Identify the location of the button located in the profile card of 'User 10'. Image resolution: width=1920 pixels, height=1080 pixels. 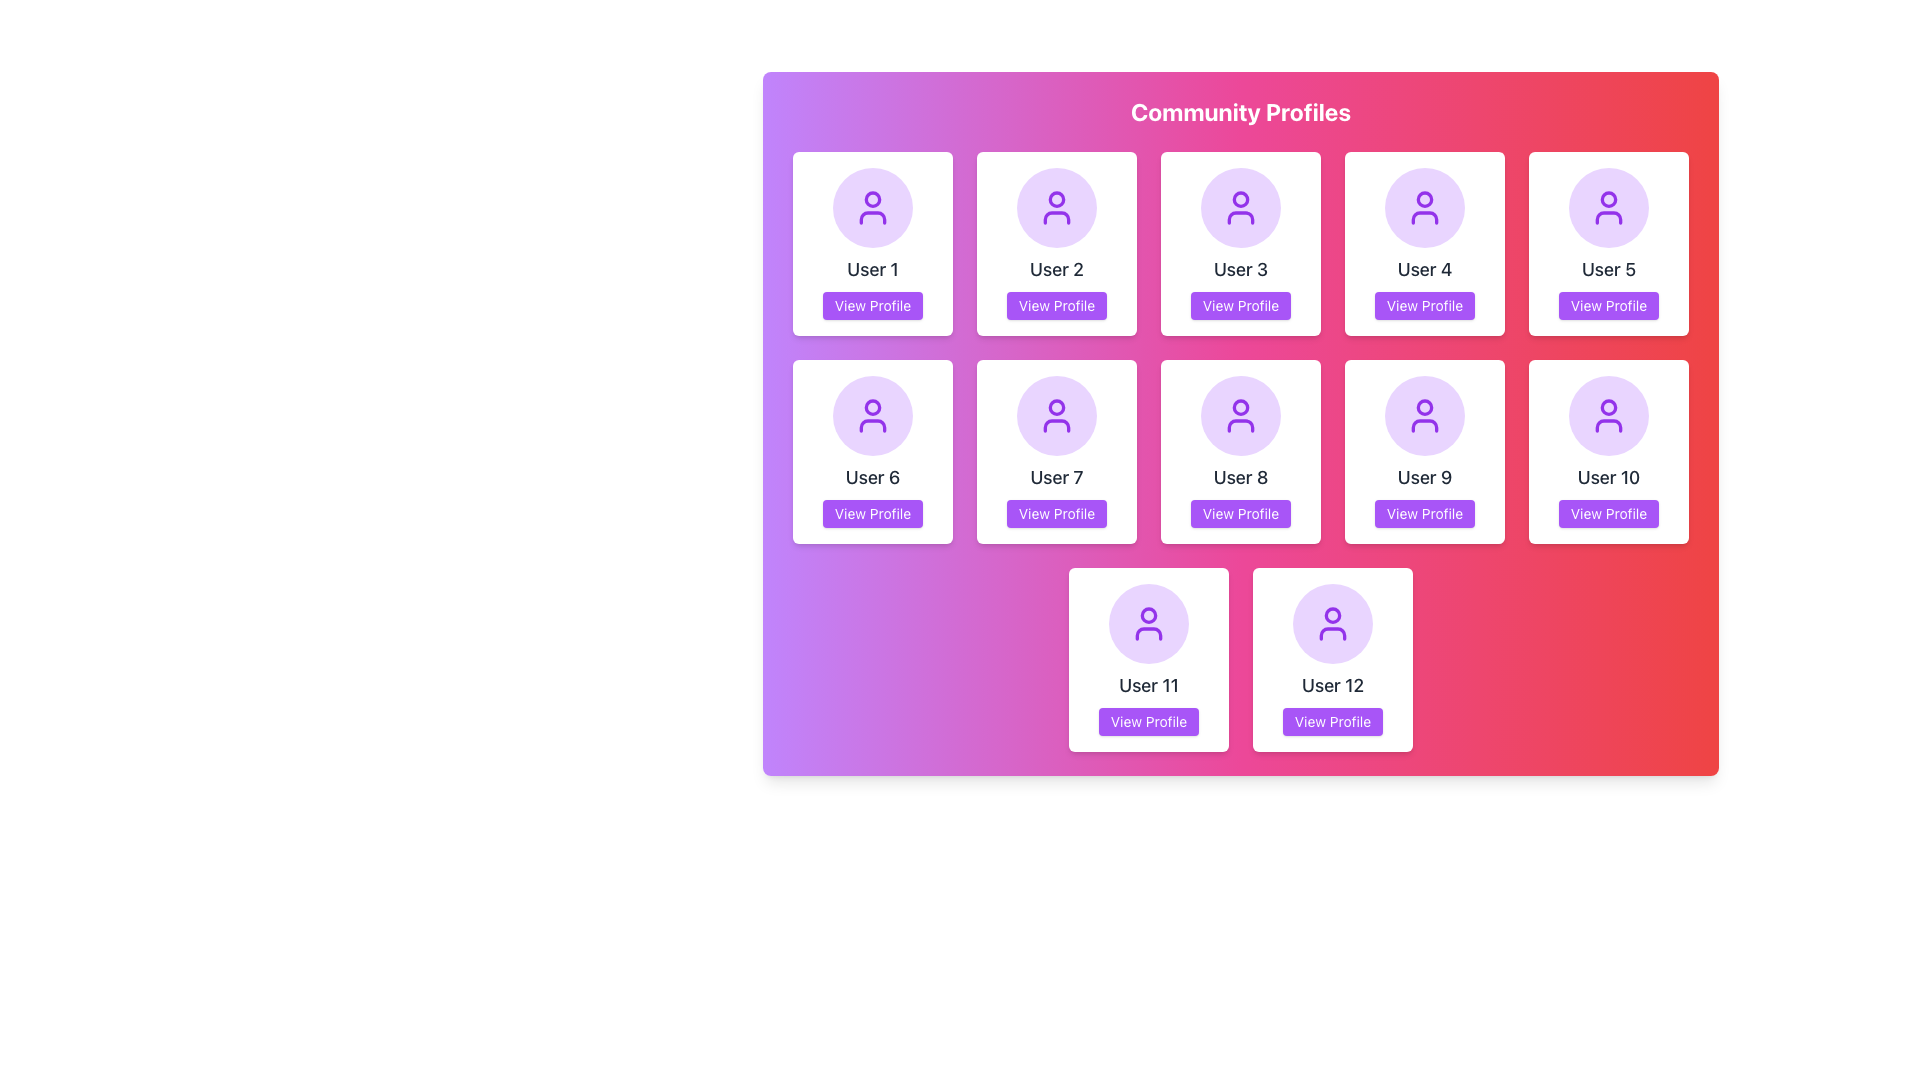
(1608, 512).